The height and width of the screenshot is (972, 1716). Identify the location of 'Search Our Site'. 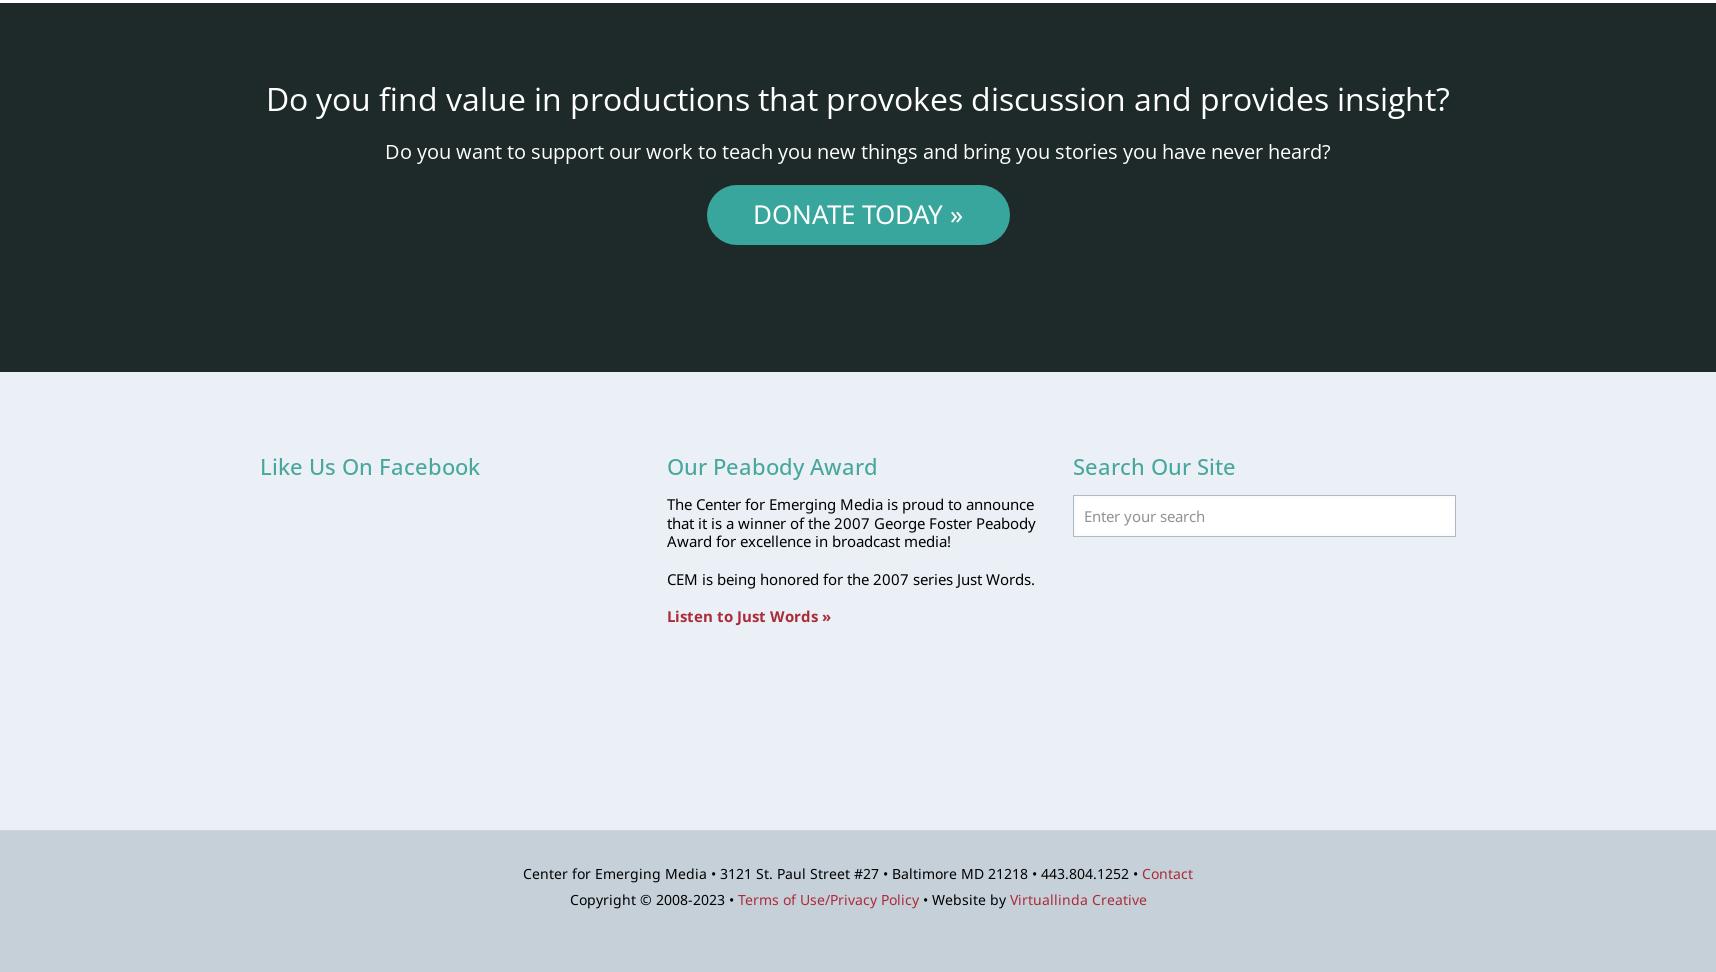
(1153, 464).